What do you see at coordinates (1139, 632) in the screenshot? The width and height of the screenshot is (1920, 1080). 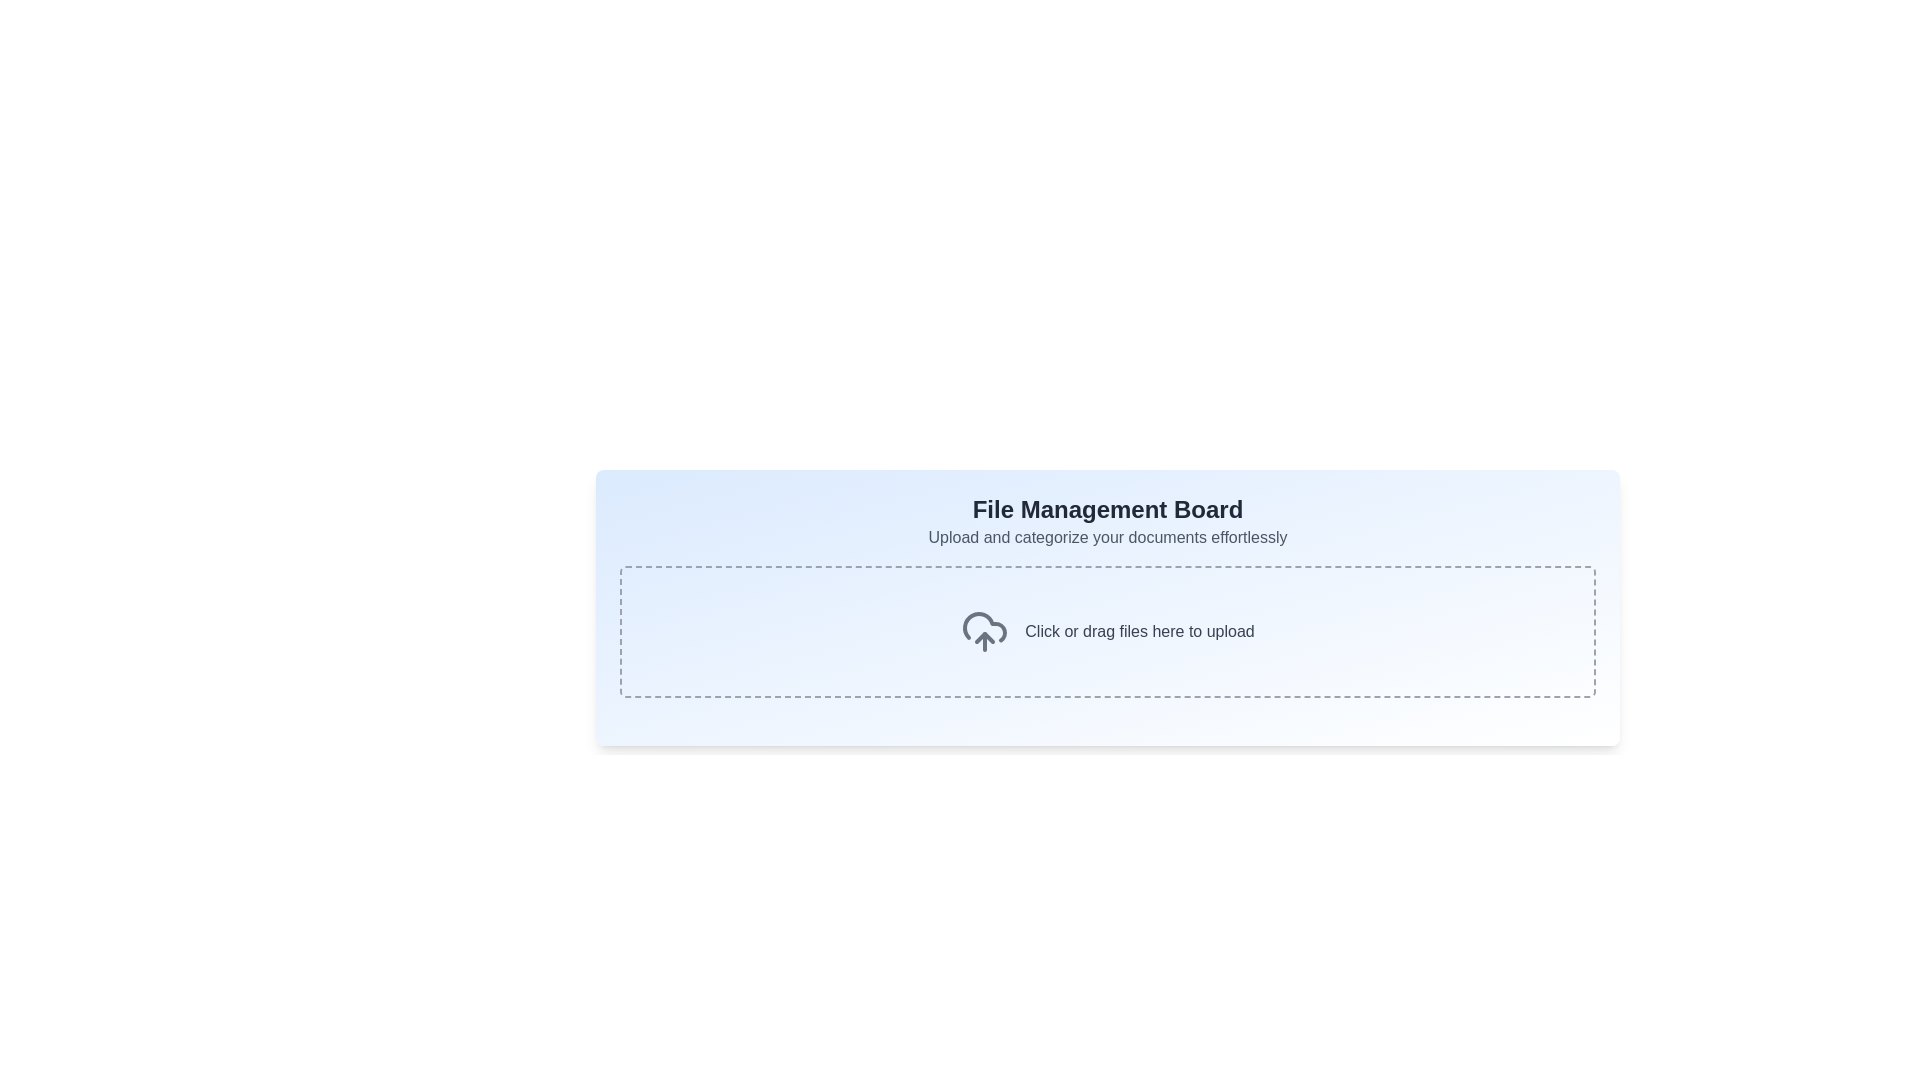 I see `the static informational text that instructs users to click or drag files to upload, located within a dashed rectangular border near an upward-facing arrow icon` at bounding box center [1139, 632].